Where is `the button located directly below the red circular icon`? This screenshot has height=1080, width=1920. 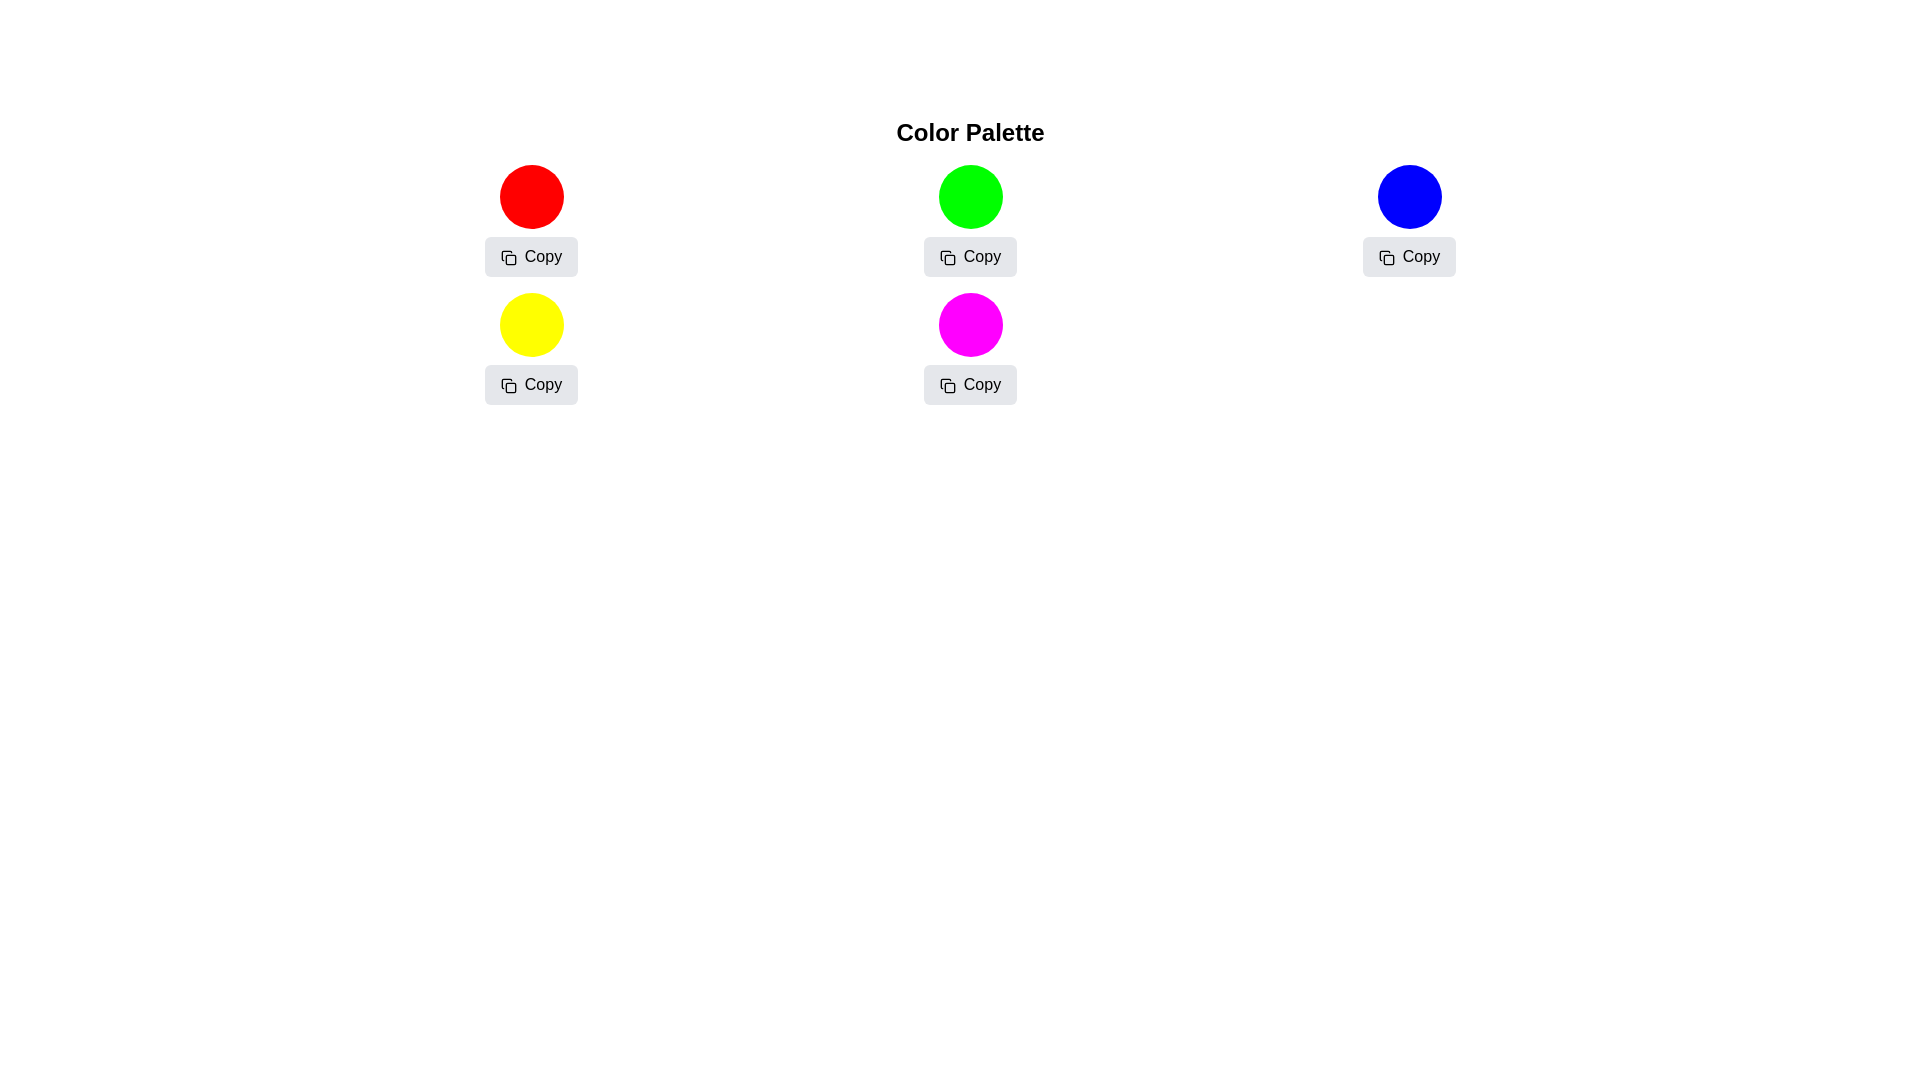
the button located directly below the red circular icon is located at coordinates (531, 256).